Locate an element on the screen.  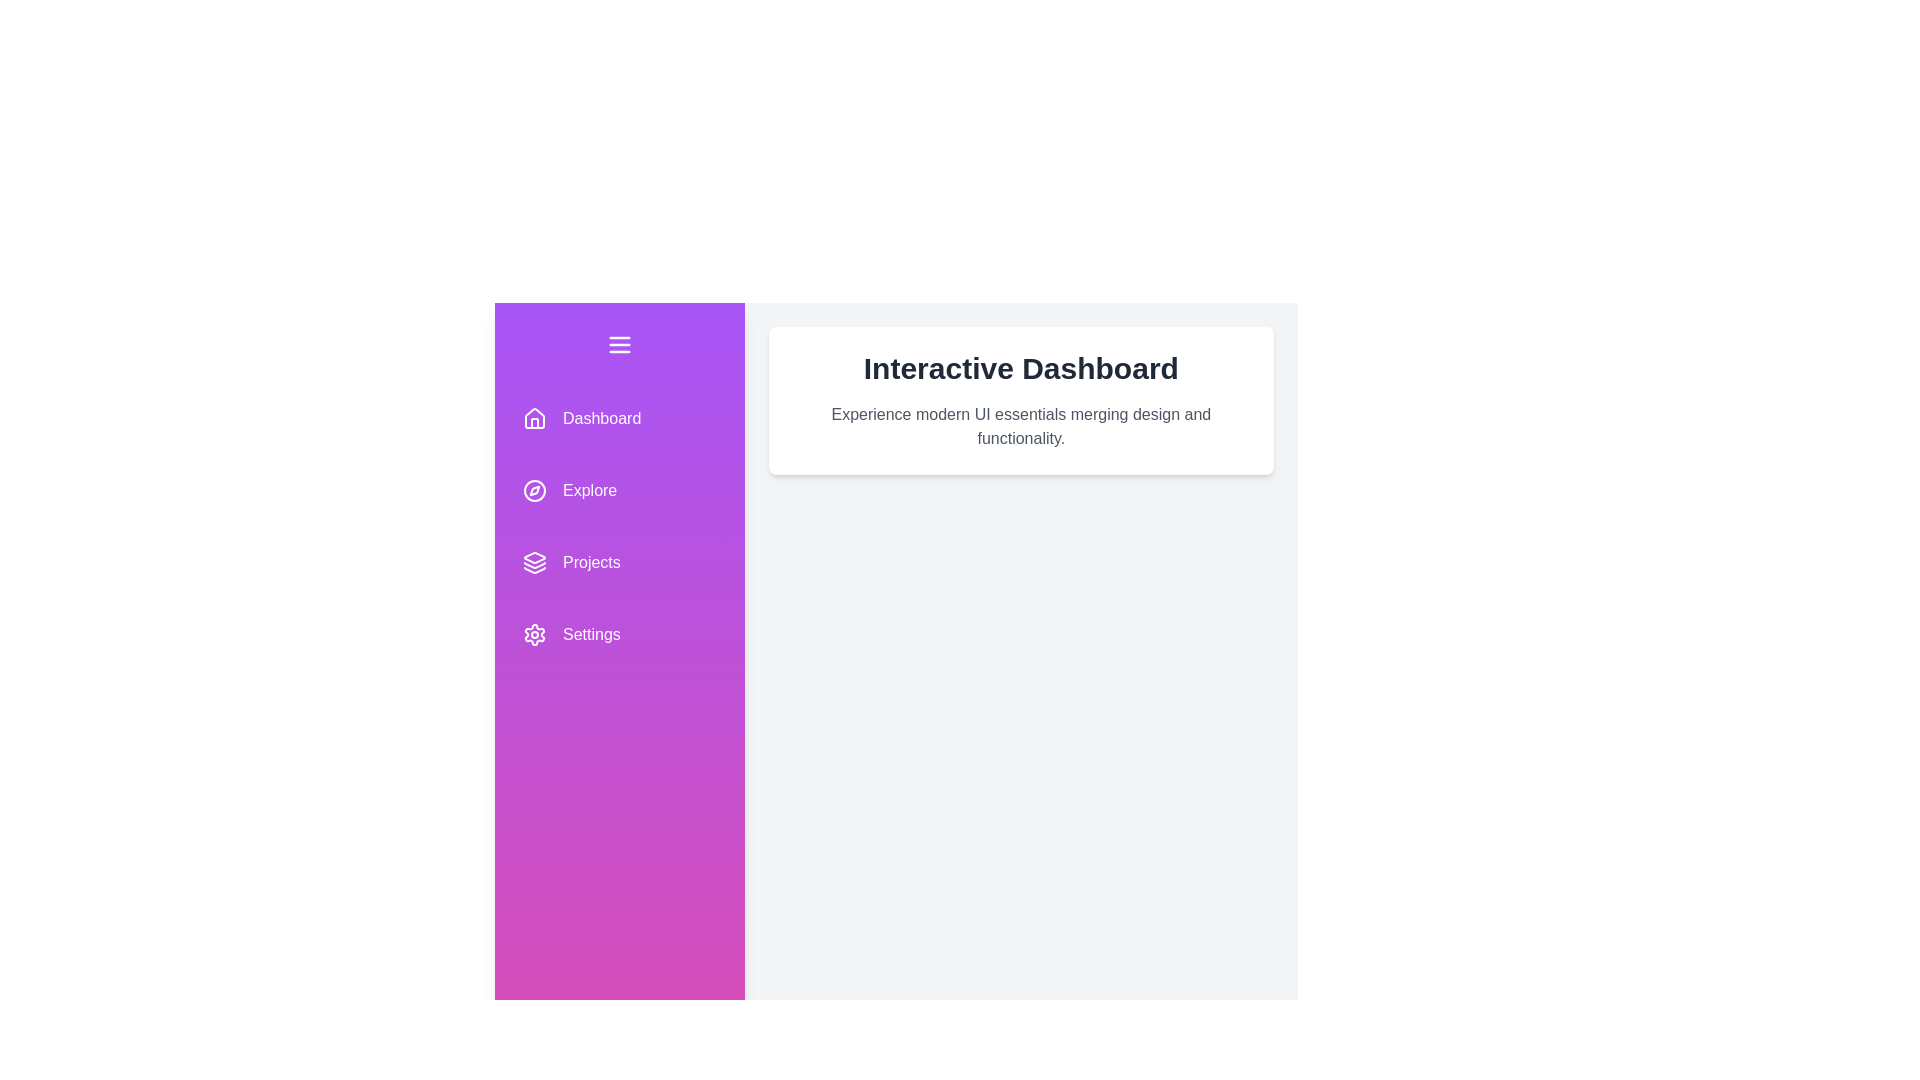
the menu item Dashboard from the navigation component is located at coordinates (618, 418).